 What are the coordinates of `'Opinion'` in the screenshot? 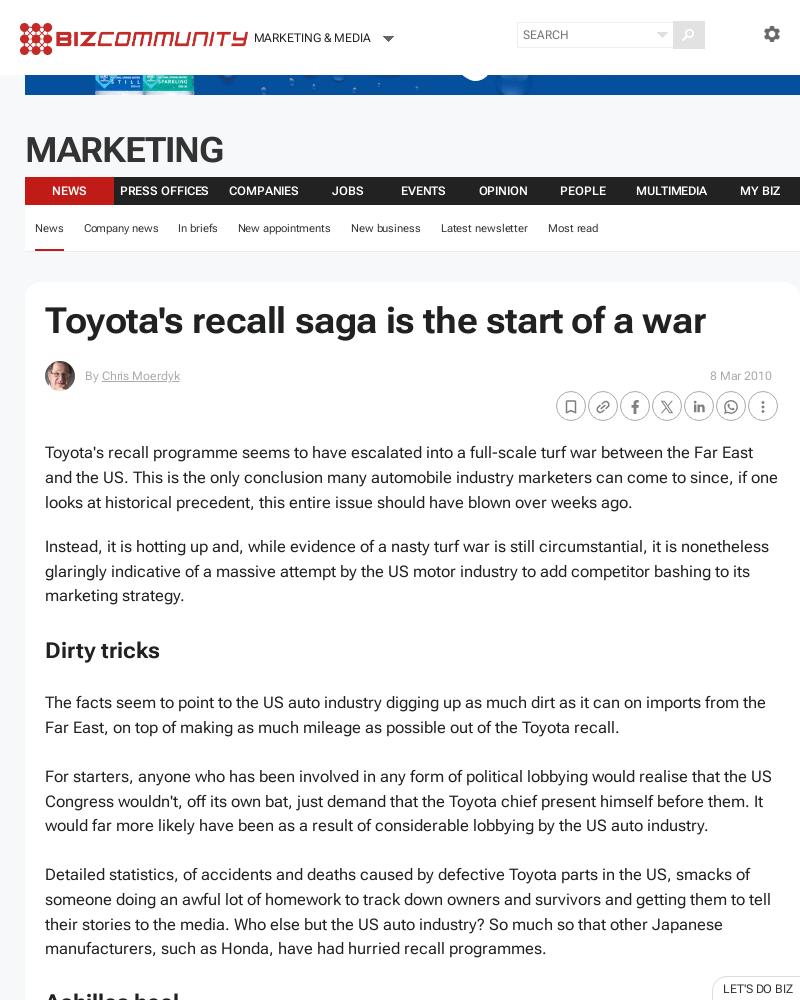 It's located at (501, 190).